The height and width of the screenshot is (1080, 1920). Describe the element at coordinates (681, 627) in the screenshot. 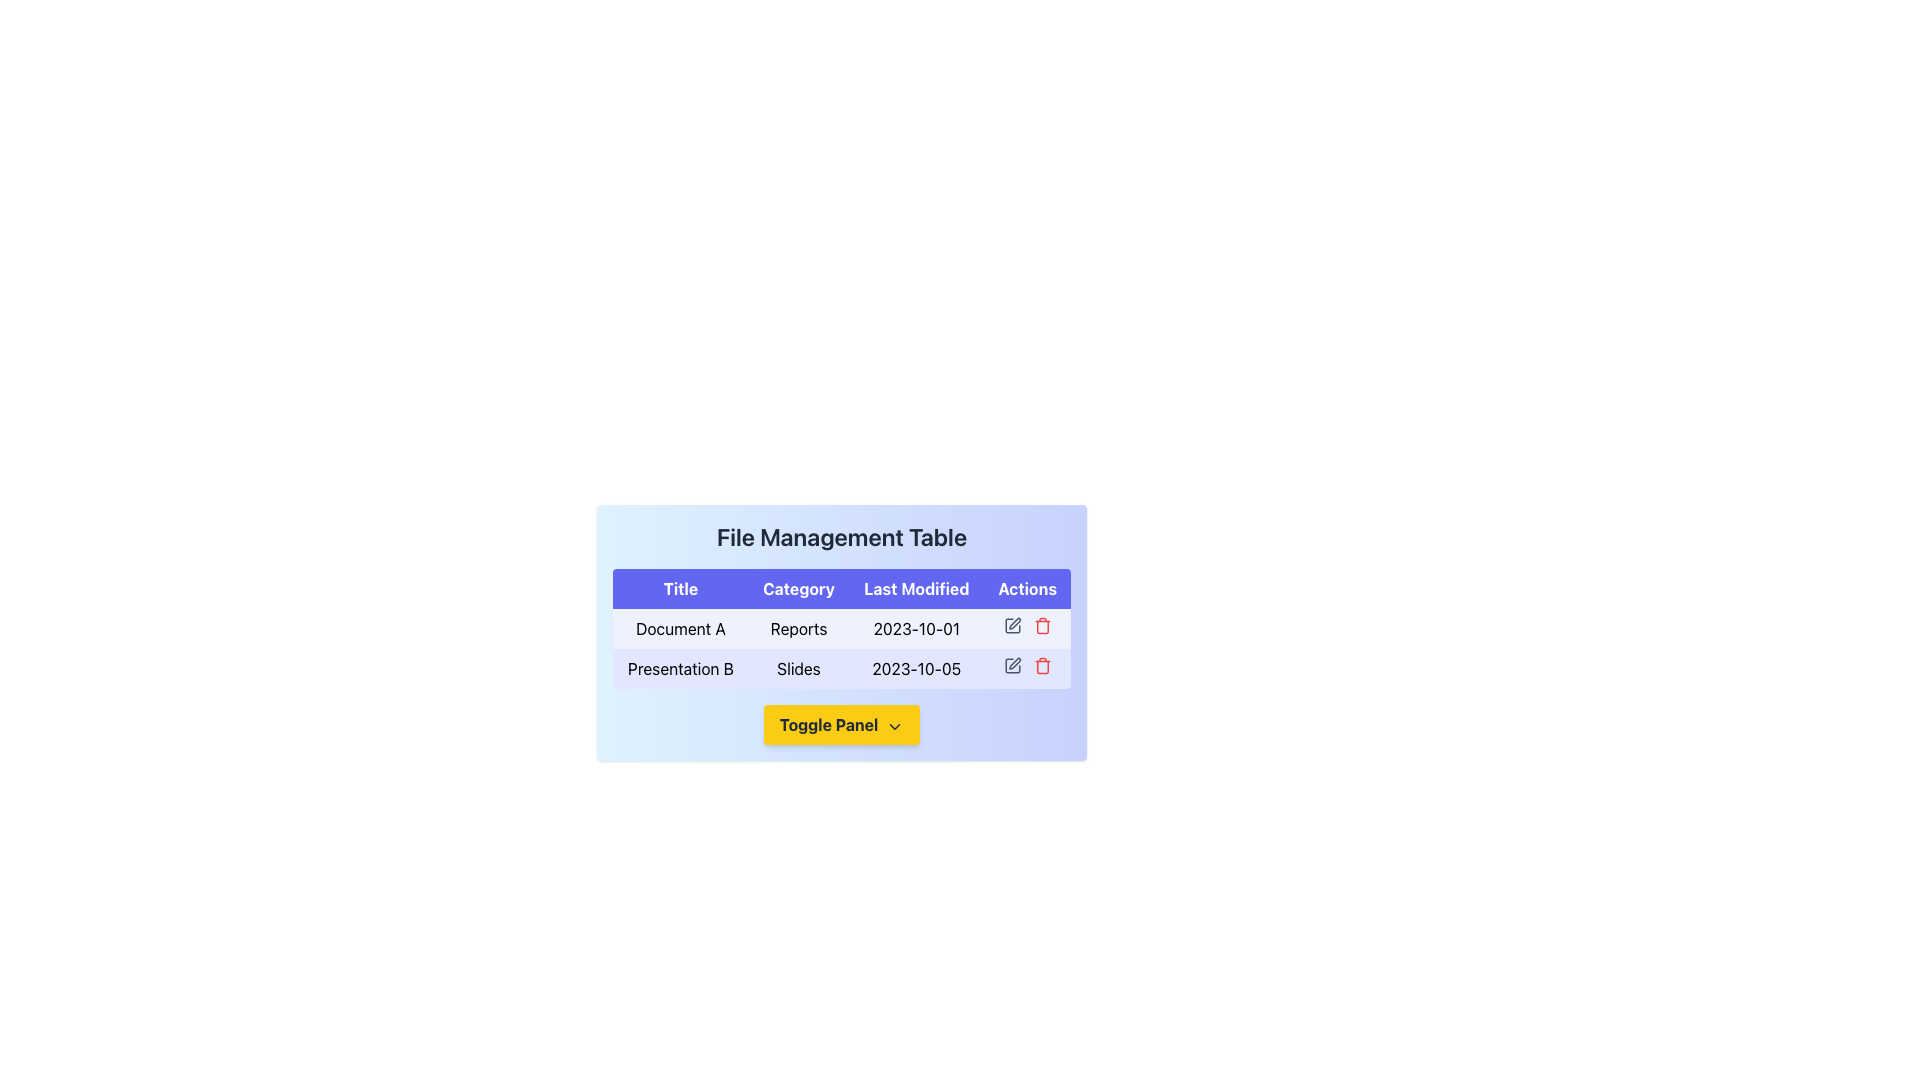

I see `the text label displaying 'Document A' located in the first column of the top data row in the table` at that location.